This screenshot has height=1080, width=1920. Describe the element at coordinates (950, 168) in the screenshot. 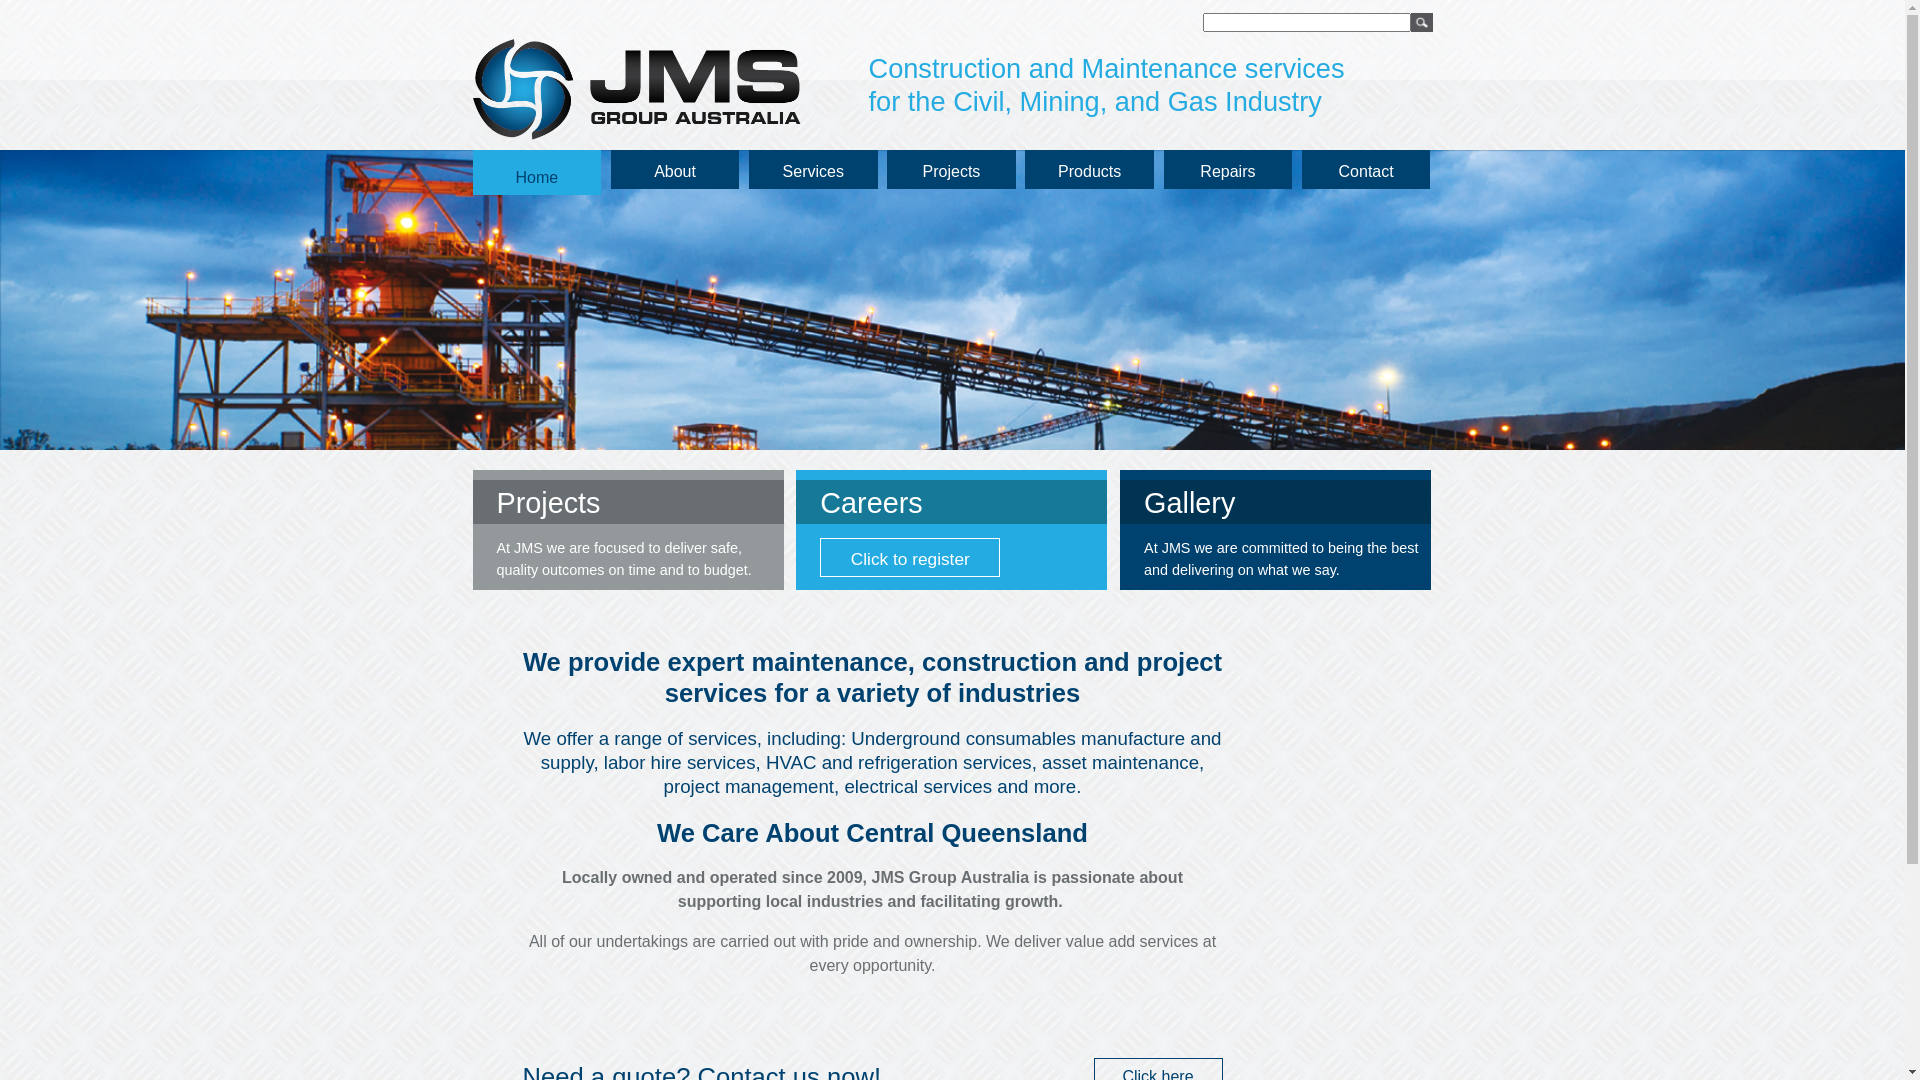

I see `'Projects'` at that location.